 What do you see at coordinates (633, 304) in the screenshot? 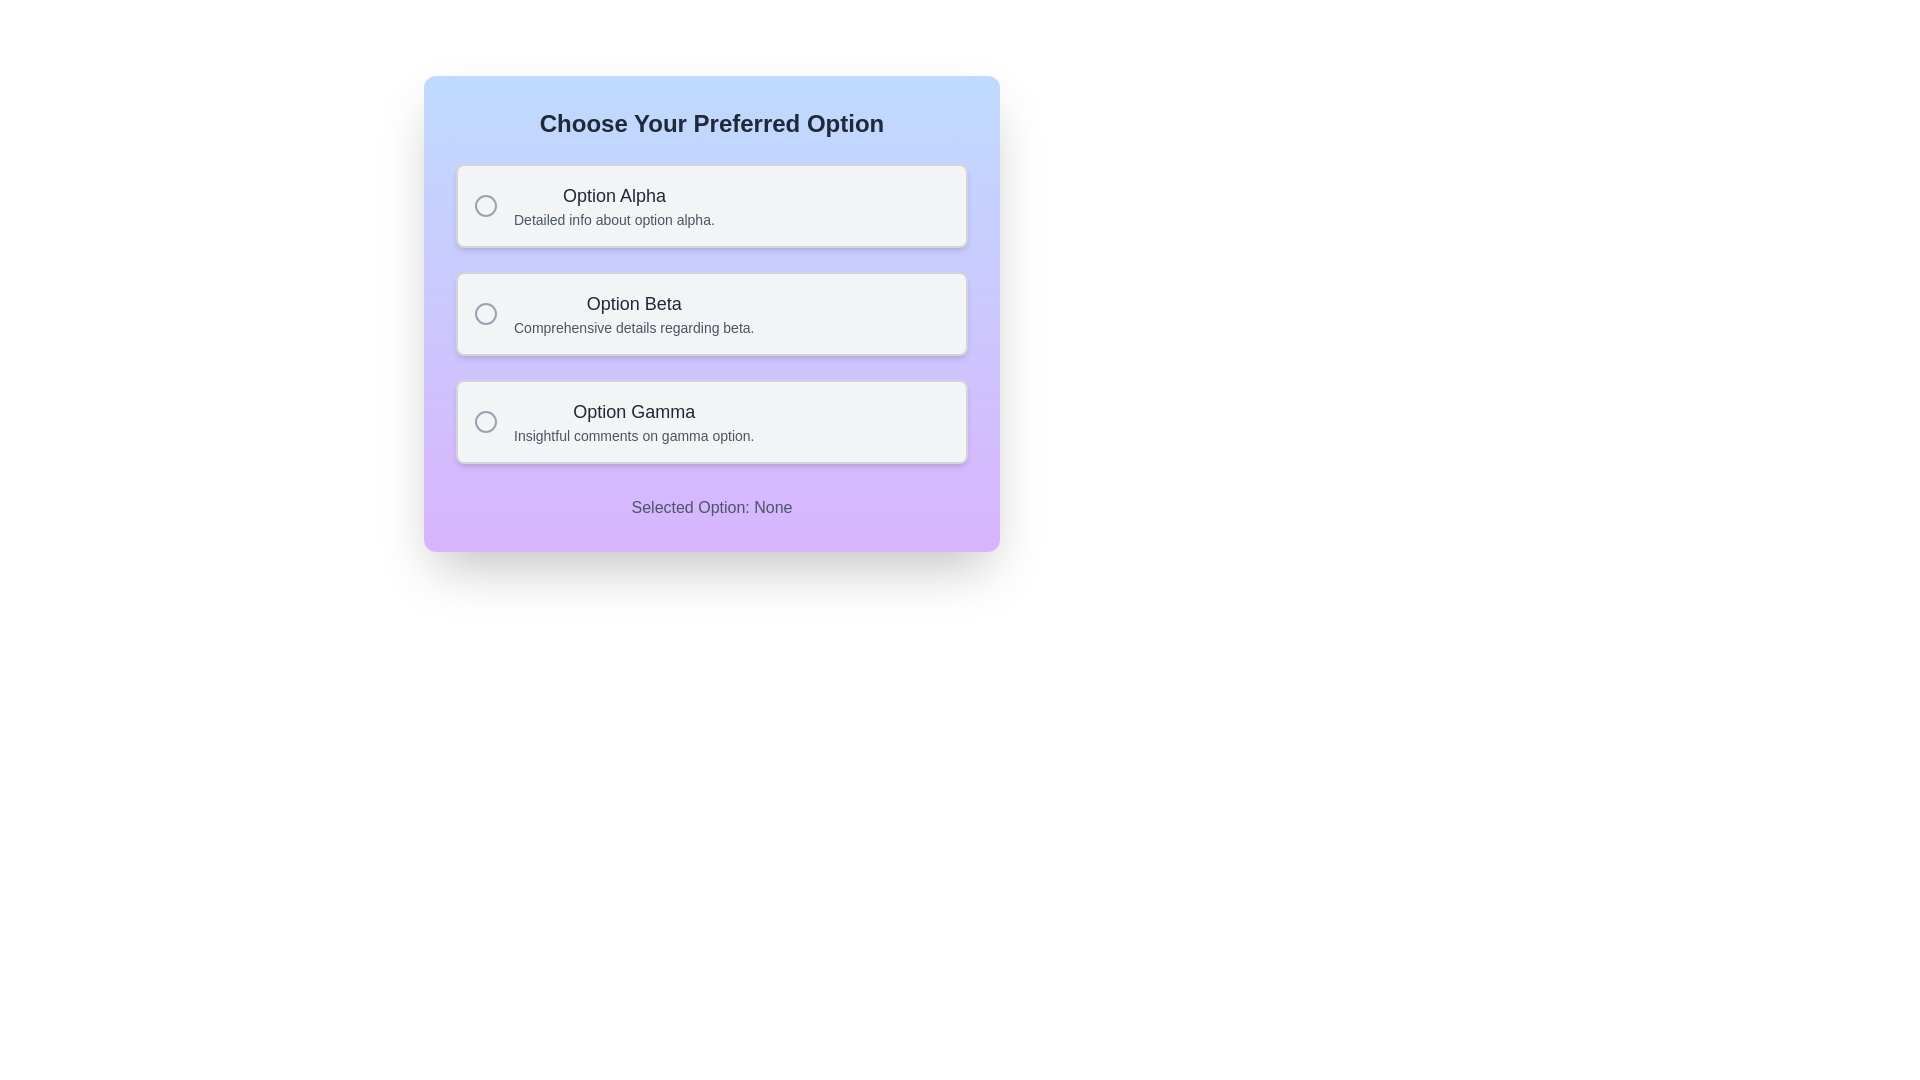
I see `the label that identifies the second selectable option in a vertical list, positioned between 'Option Alpha' and 'Option Gamma'` at bounding box center [633, 304].